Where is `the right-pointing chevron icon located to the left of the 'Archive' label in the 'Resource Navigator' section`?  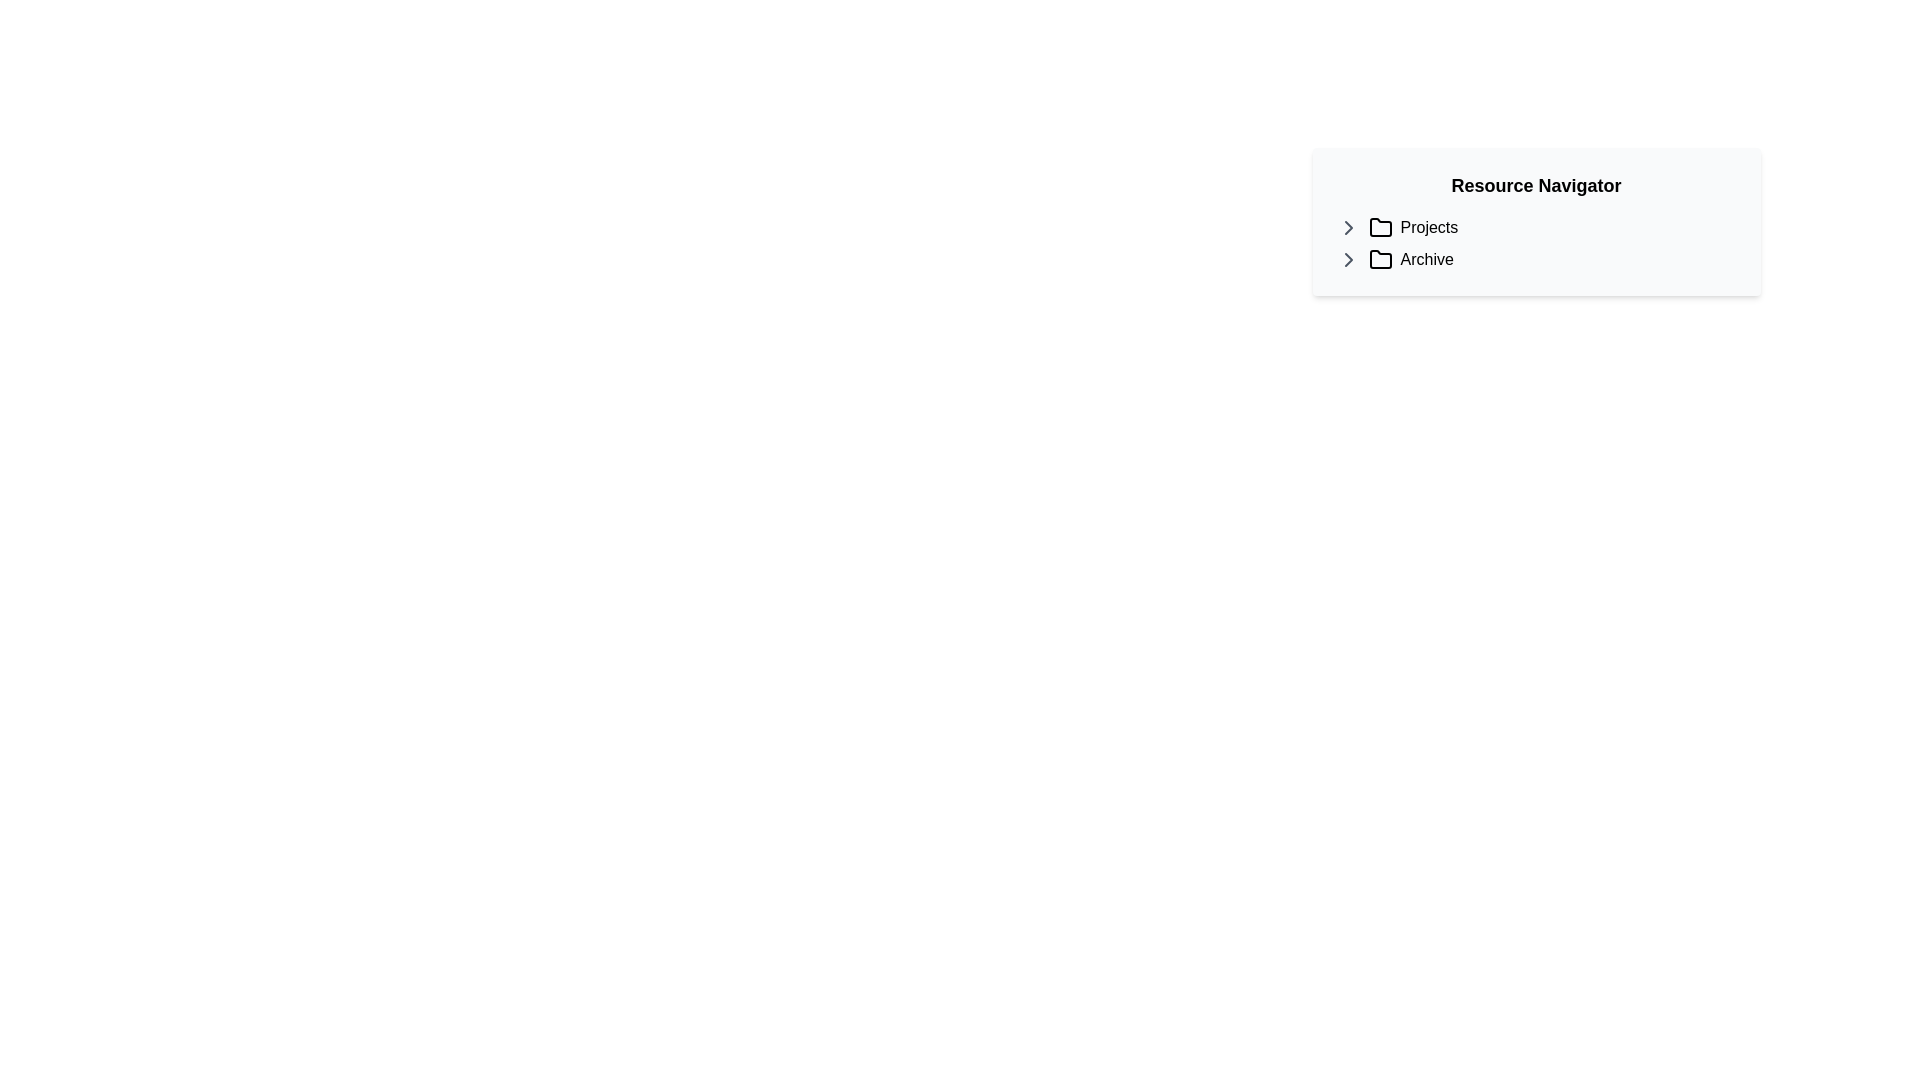
the right-pointing chevron icon located to the left of the 'Archive' label in the 'Resource Navigator' section is located at coordinates (1348, 258).